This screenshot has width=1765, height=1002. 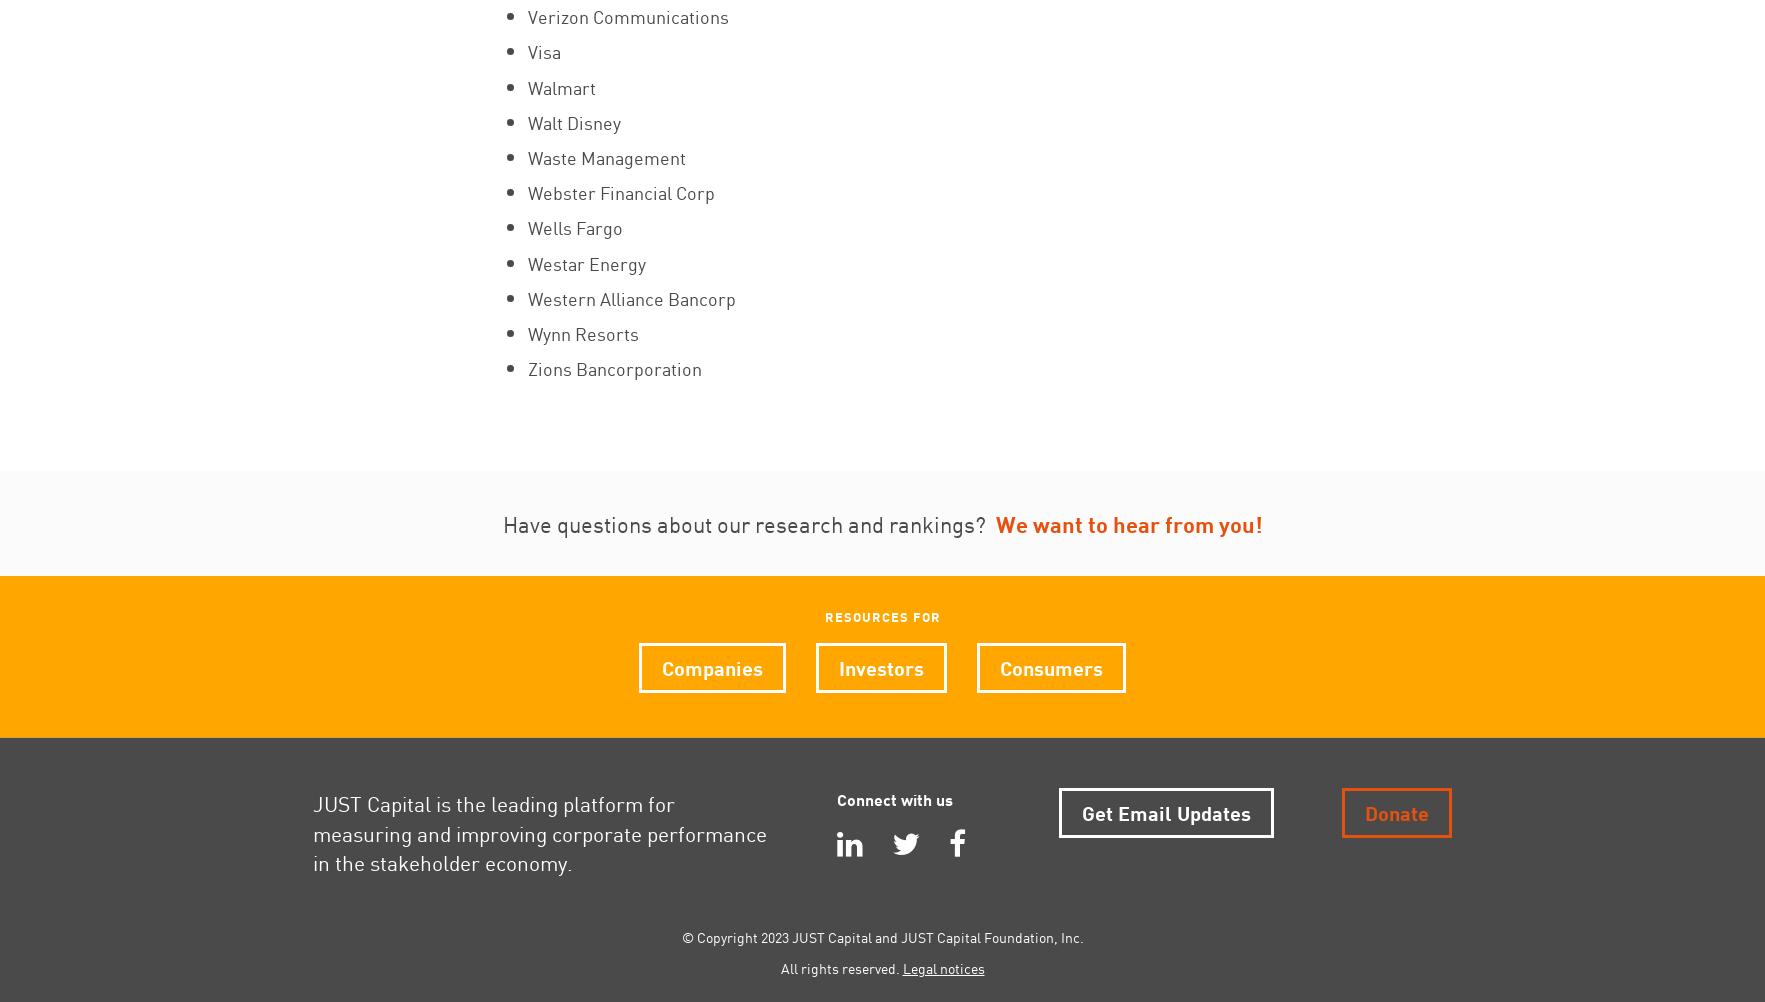 I want to click on 'Zions Bancorporation', so click(x=613, y=368).